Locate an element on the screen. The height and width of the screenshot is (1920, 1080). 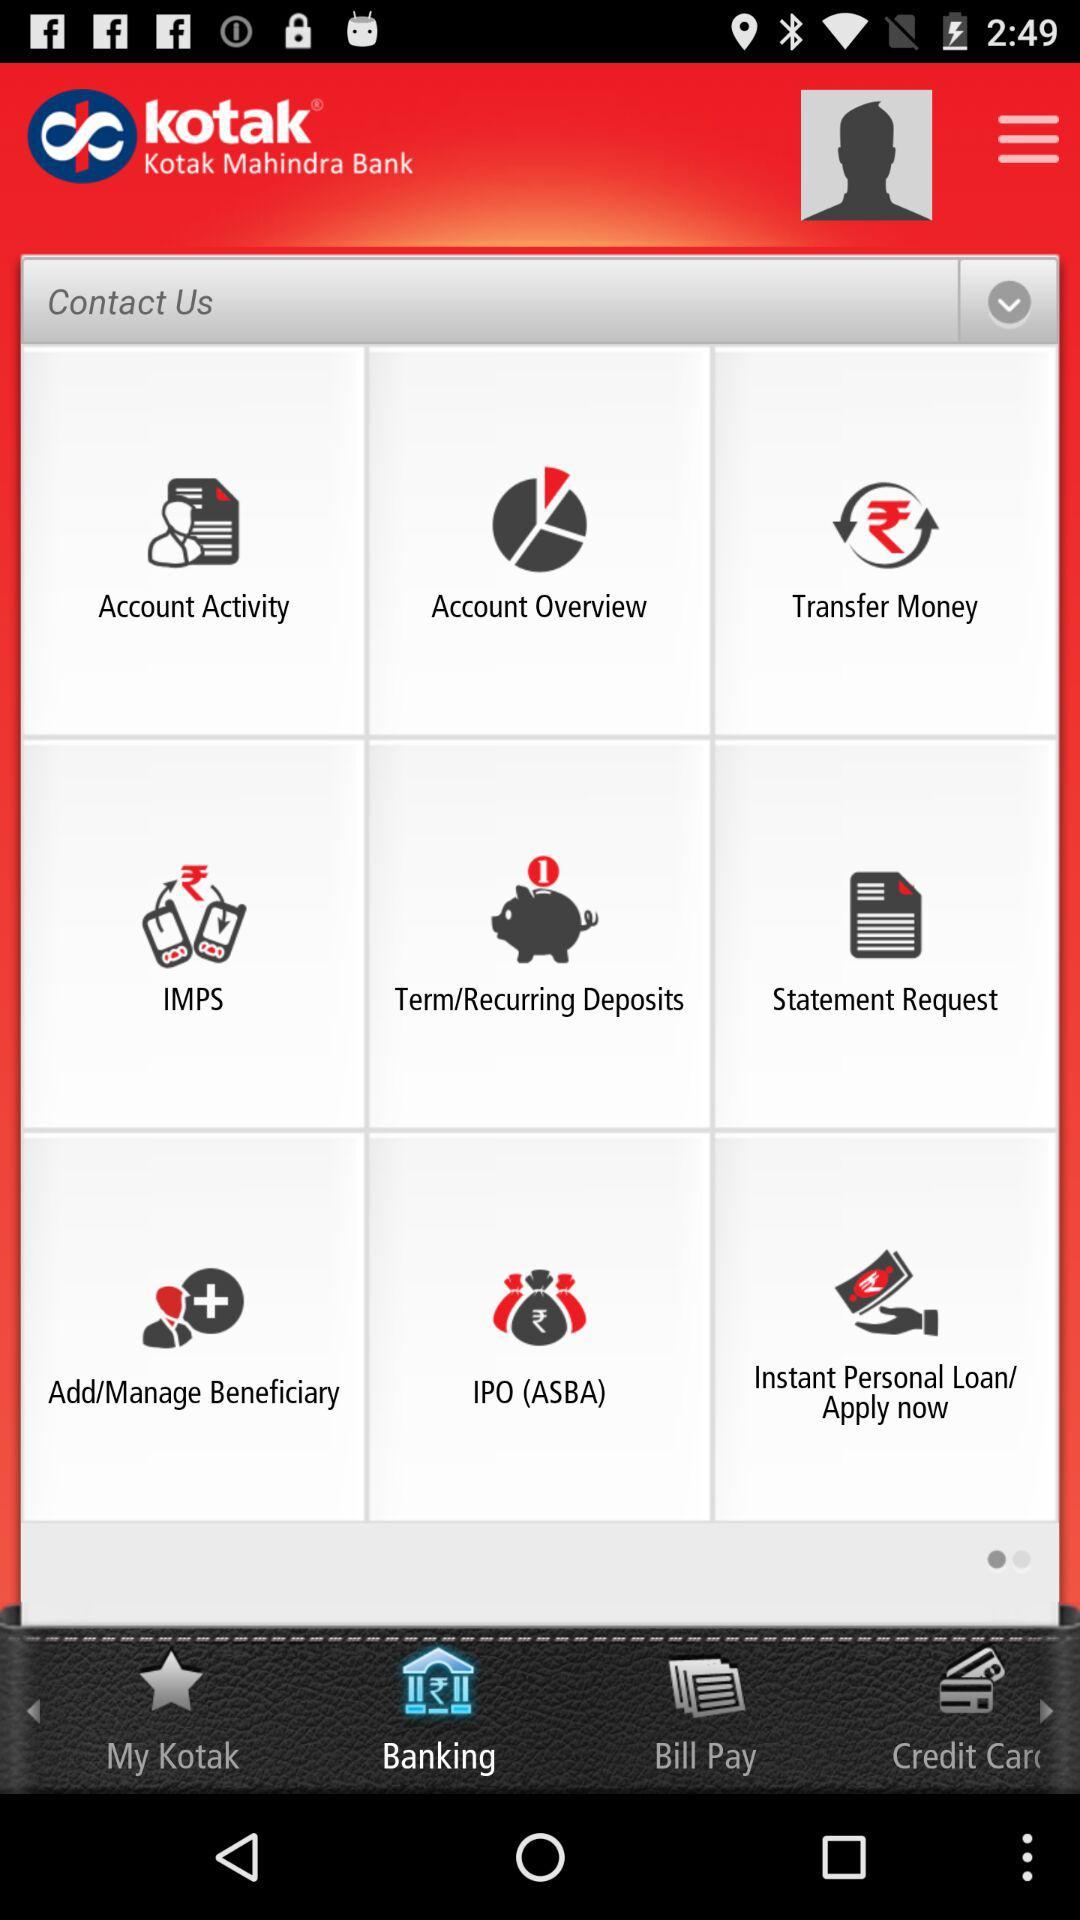
the image above instant personal loanapply now text is located at coordinates (884, 1292).